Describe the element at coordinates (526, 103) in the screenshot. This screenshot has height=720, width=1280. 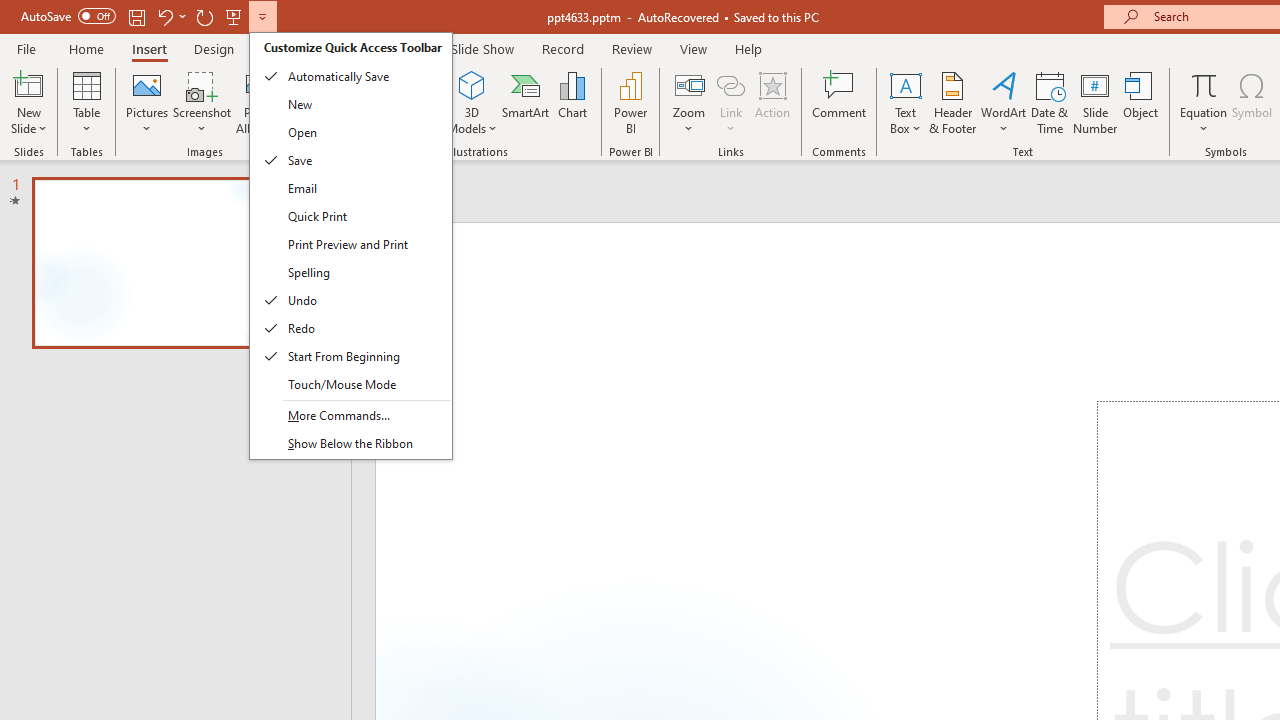
I see `'SmartArt...'` at that location.